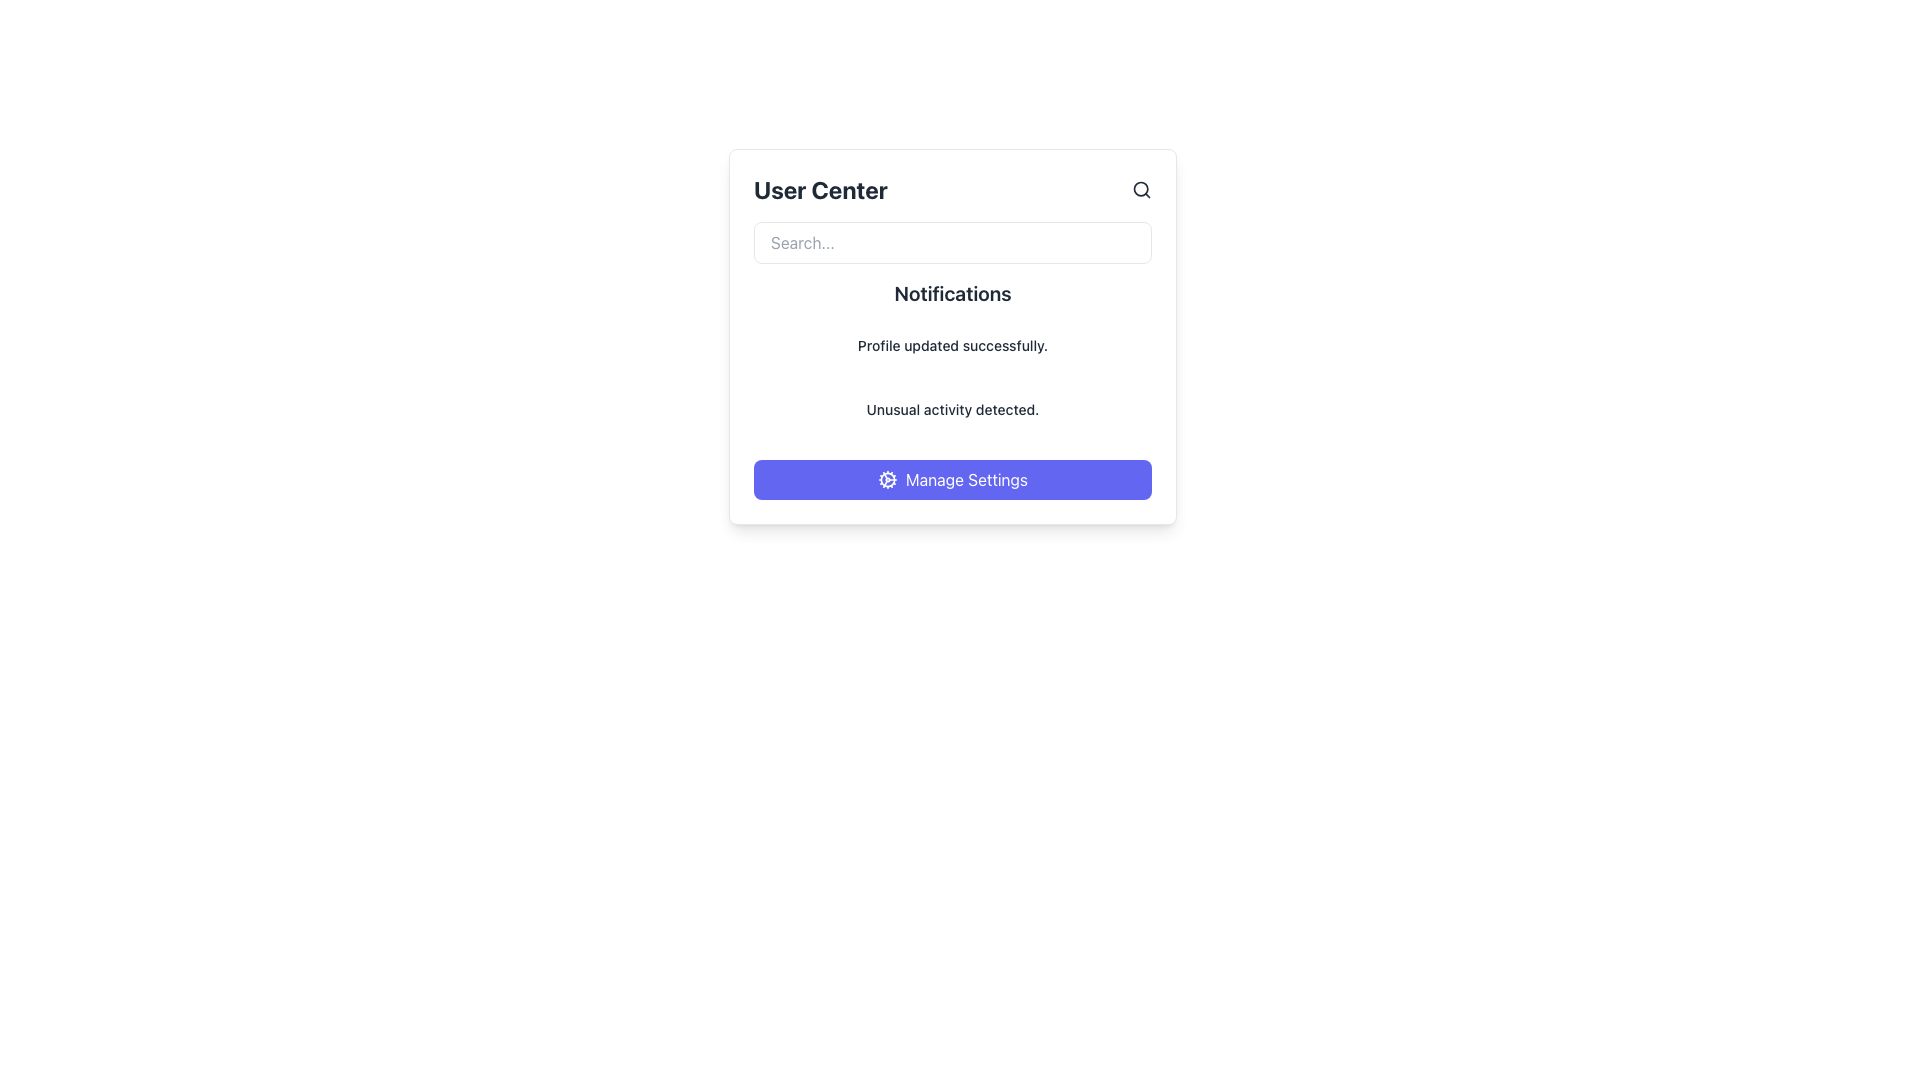 The image size is (1920, 1080). Describe the element at coordinates (1141, 189) in the screenshot. I see `the inner circular shape of the search icon located at the top right corner of the 'User Center' modal interface` at that location.